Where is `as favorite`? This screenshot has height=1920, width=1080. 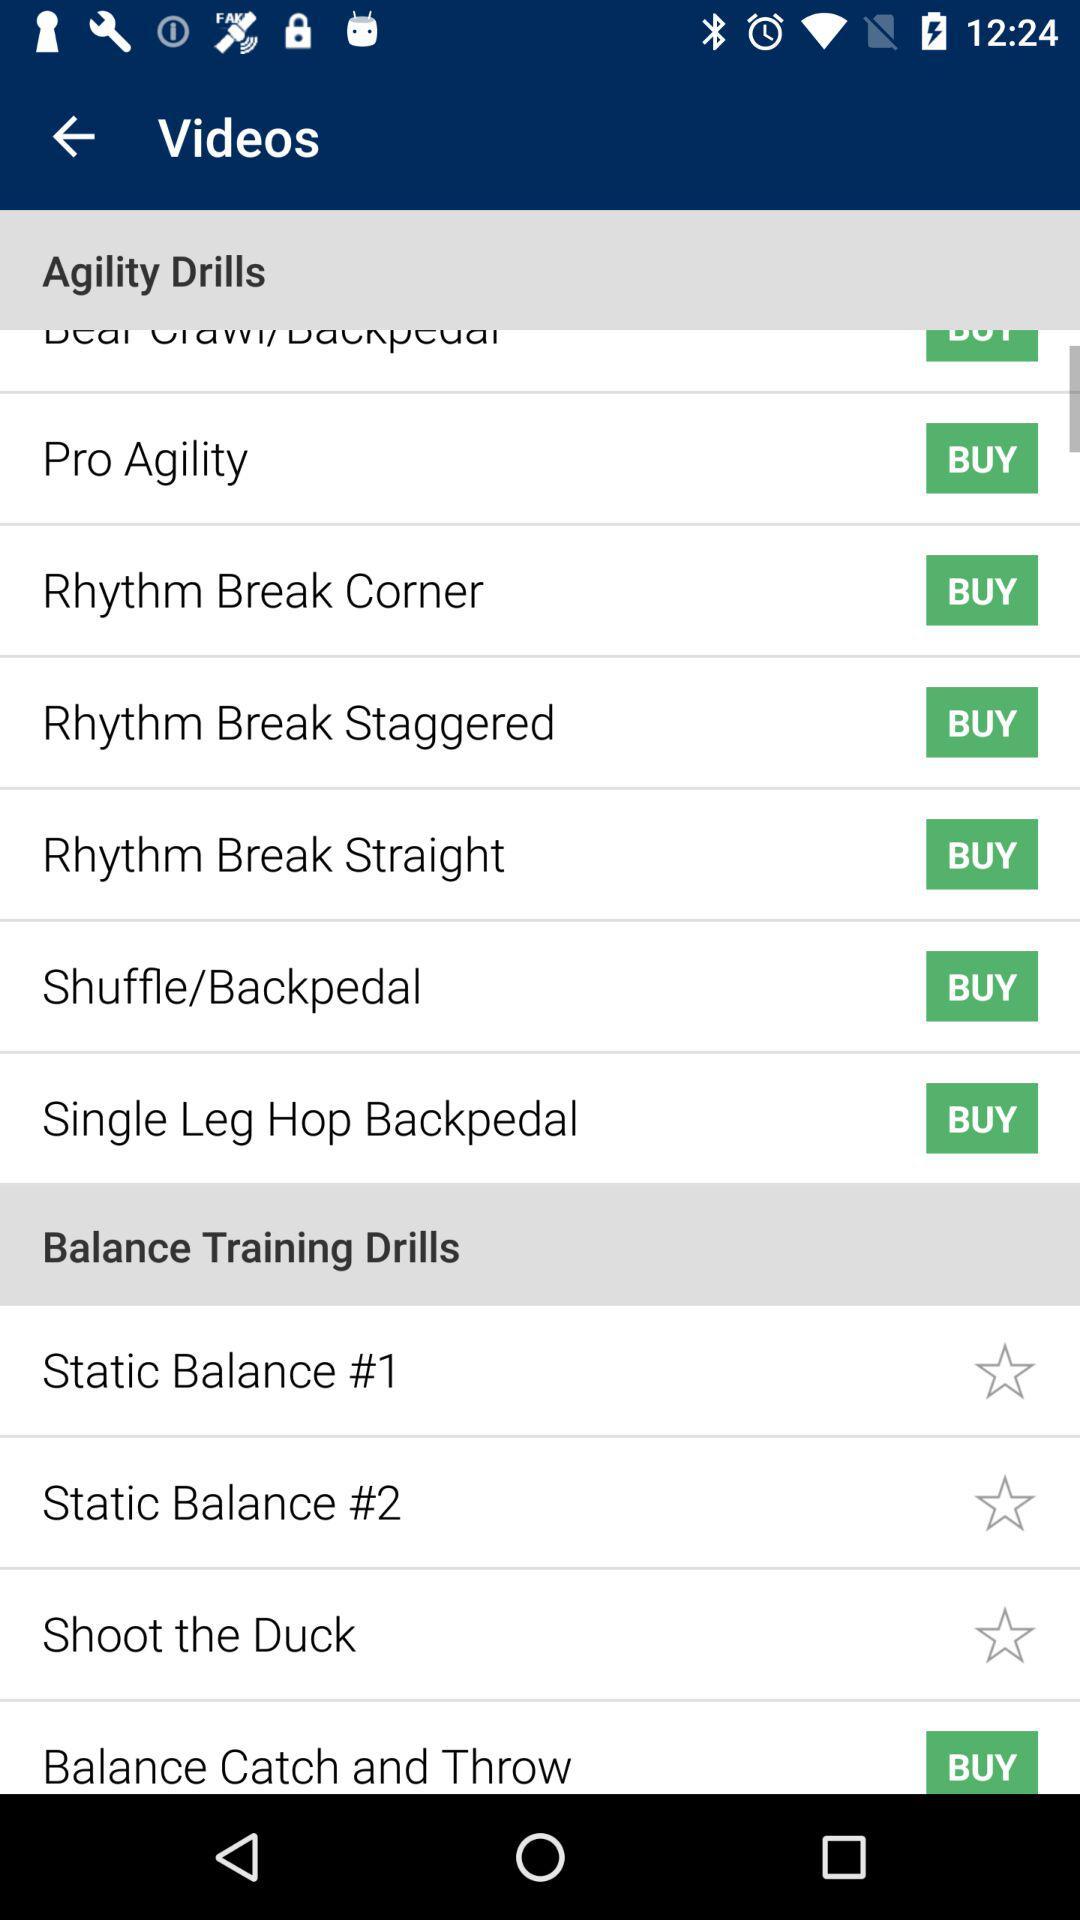
as favorite is located at coordinates (1026, 1488).